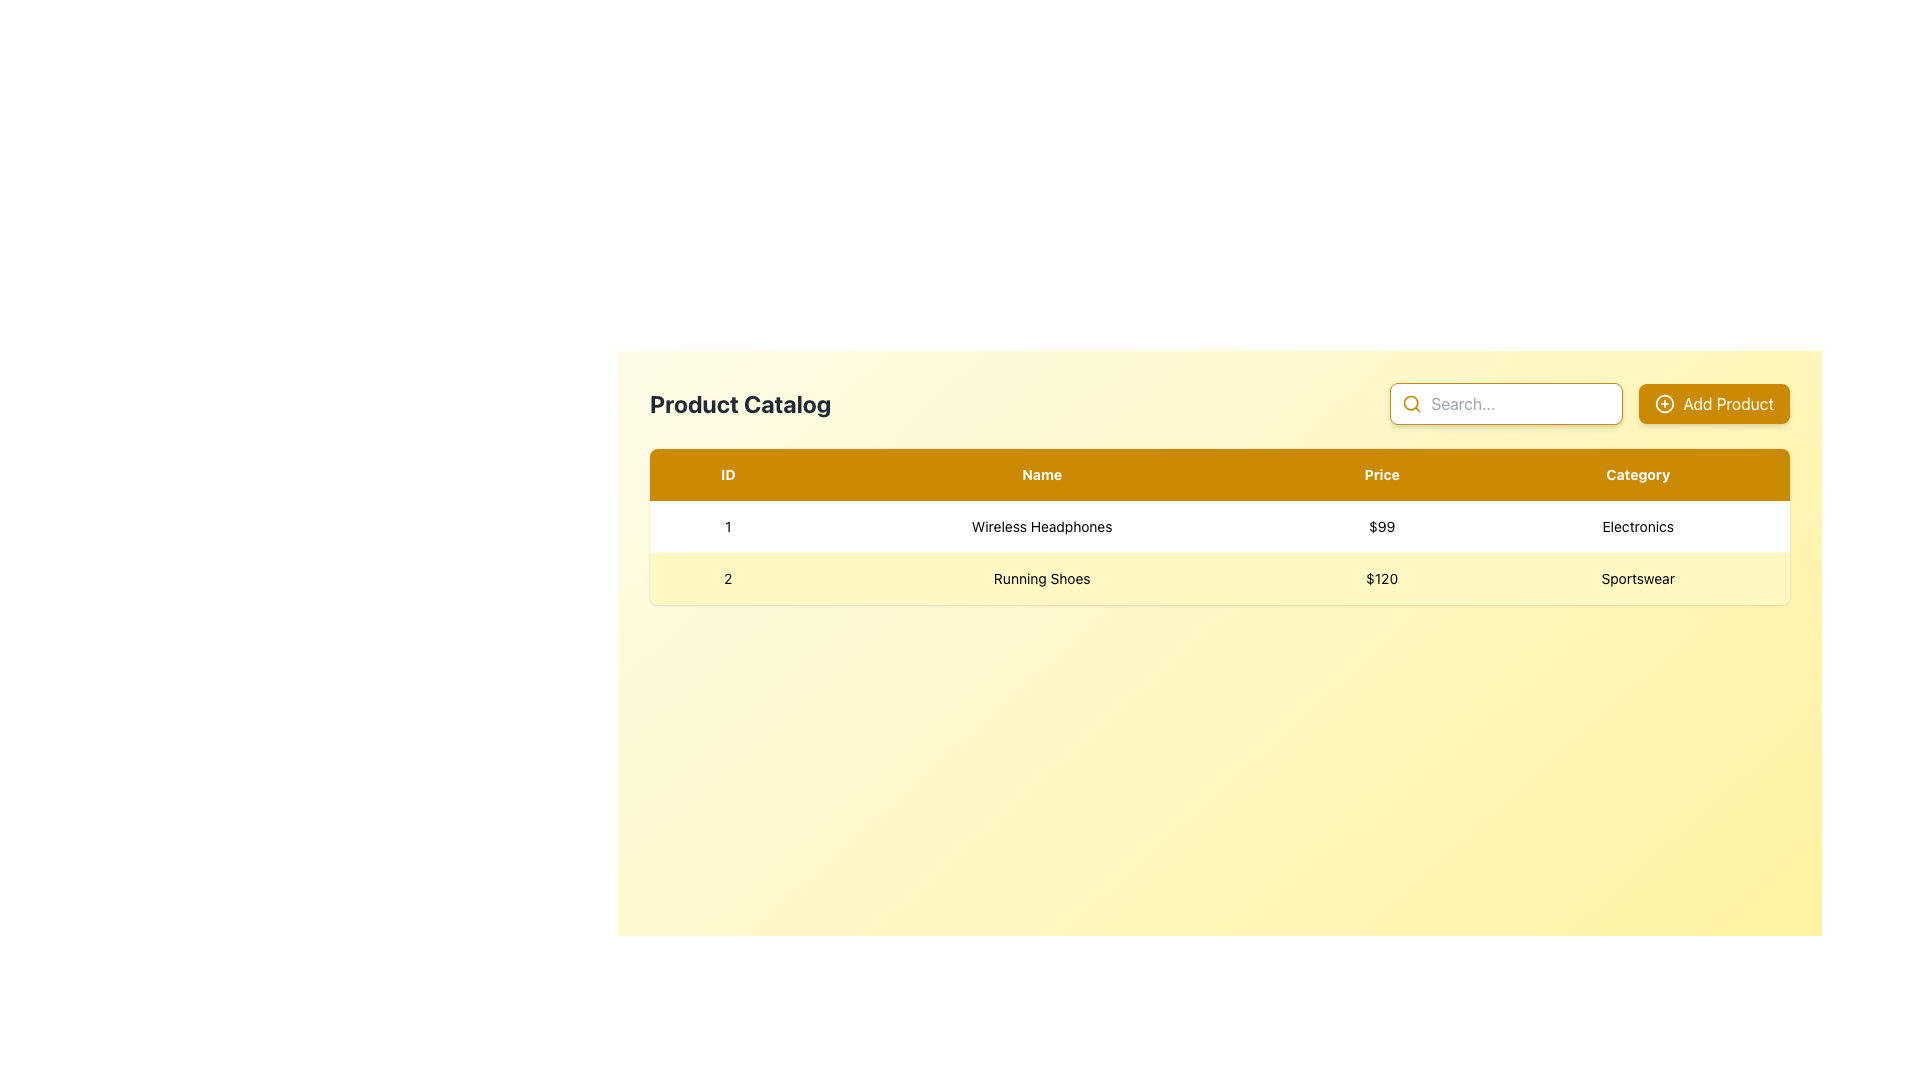  What do you see at coordinates (1041, 474) in the screenshot?
I see `the 'Name' label in the header row of the Product Catalog, which is displayed in white text on a golden-yellow background` at bounding box center [1041, 474].